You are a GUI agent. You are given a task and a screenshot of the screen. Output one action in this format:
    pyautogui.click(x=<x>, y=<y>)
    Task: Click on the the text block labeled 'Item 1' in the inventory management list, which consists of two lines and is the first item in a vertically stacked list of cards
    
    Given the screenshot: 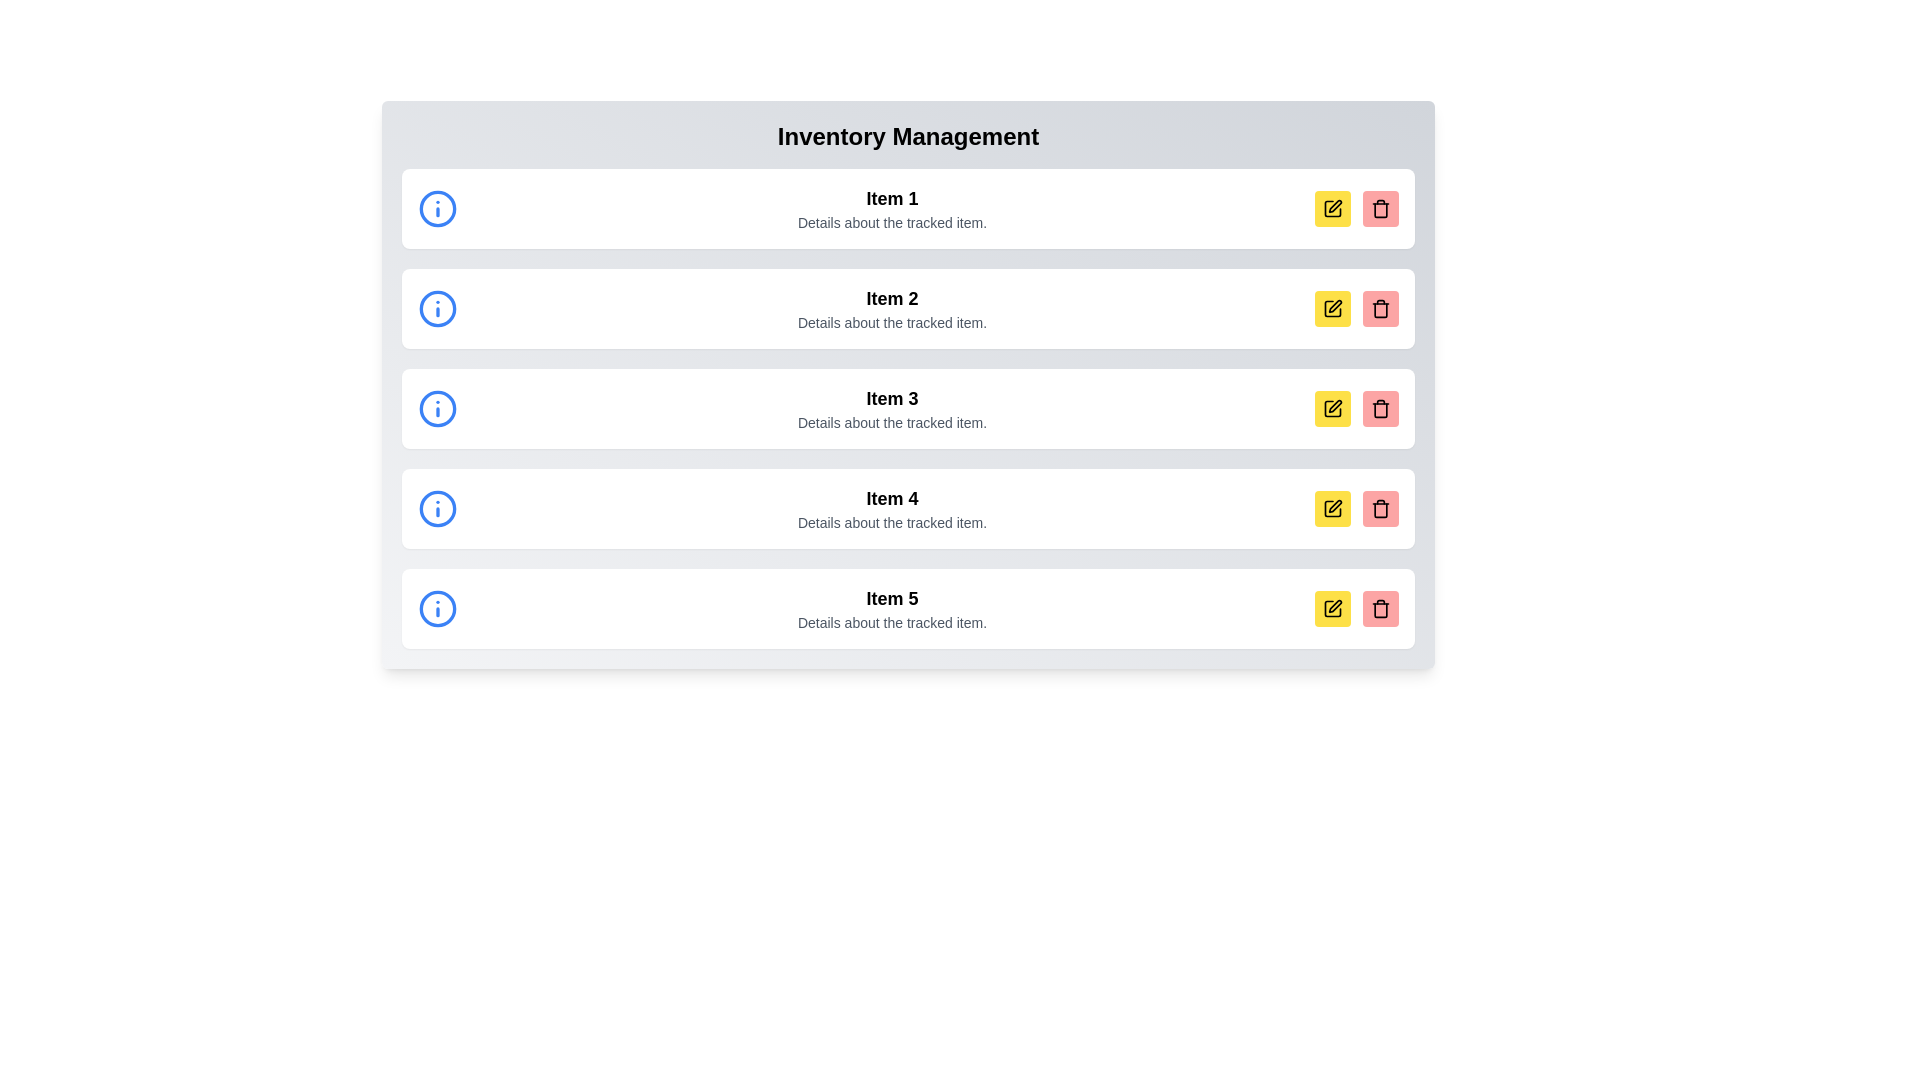 What is the action you would take?
    pyautogui.click(x=891, y=208)
    